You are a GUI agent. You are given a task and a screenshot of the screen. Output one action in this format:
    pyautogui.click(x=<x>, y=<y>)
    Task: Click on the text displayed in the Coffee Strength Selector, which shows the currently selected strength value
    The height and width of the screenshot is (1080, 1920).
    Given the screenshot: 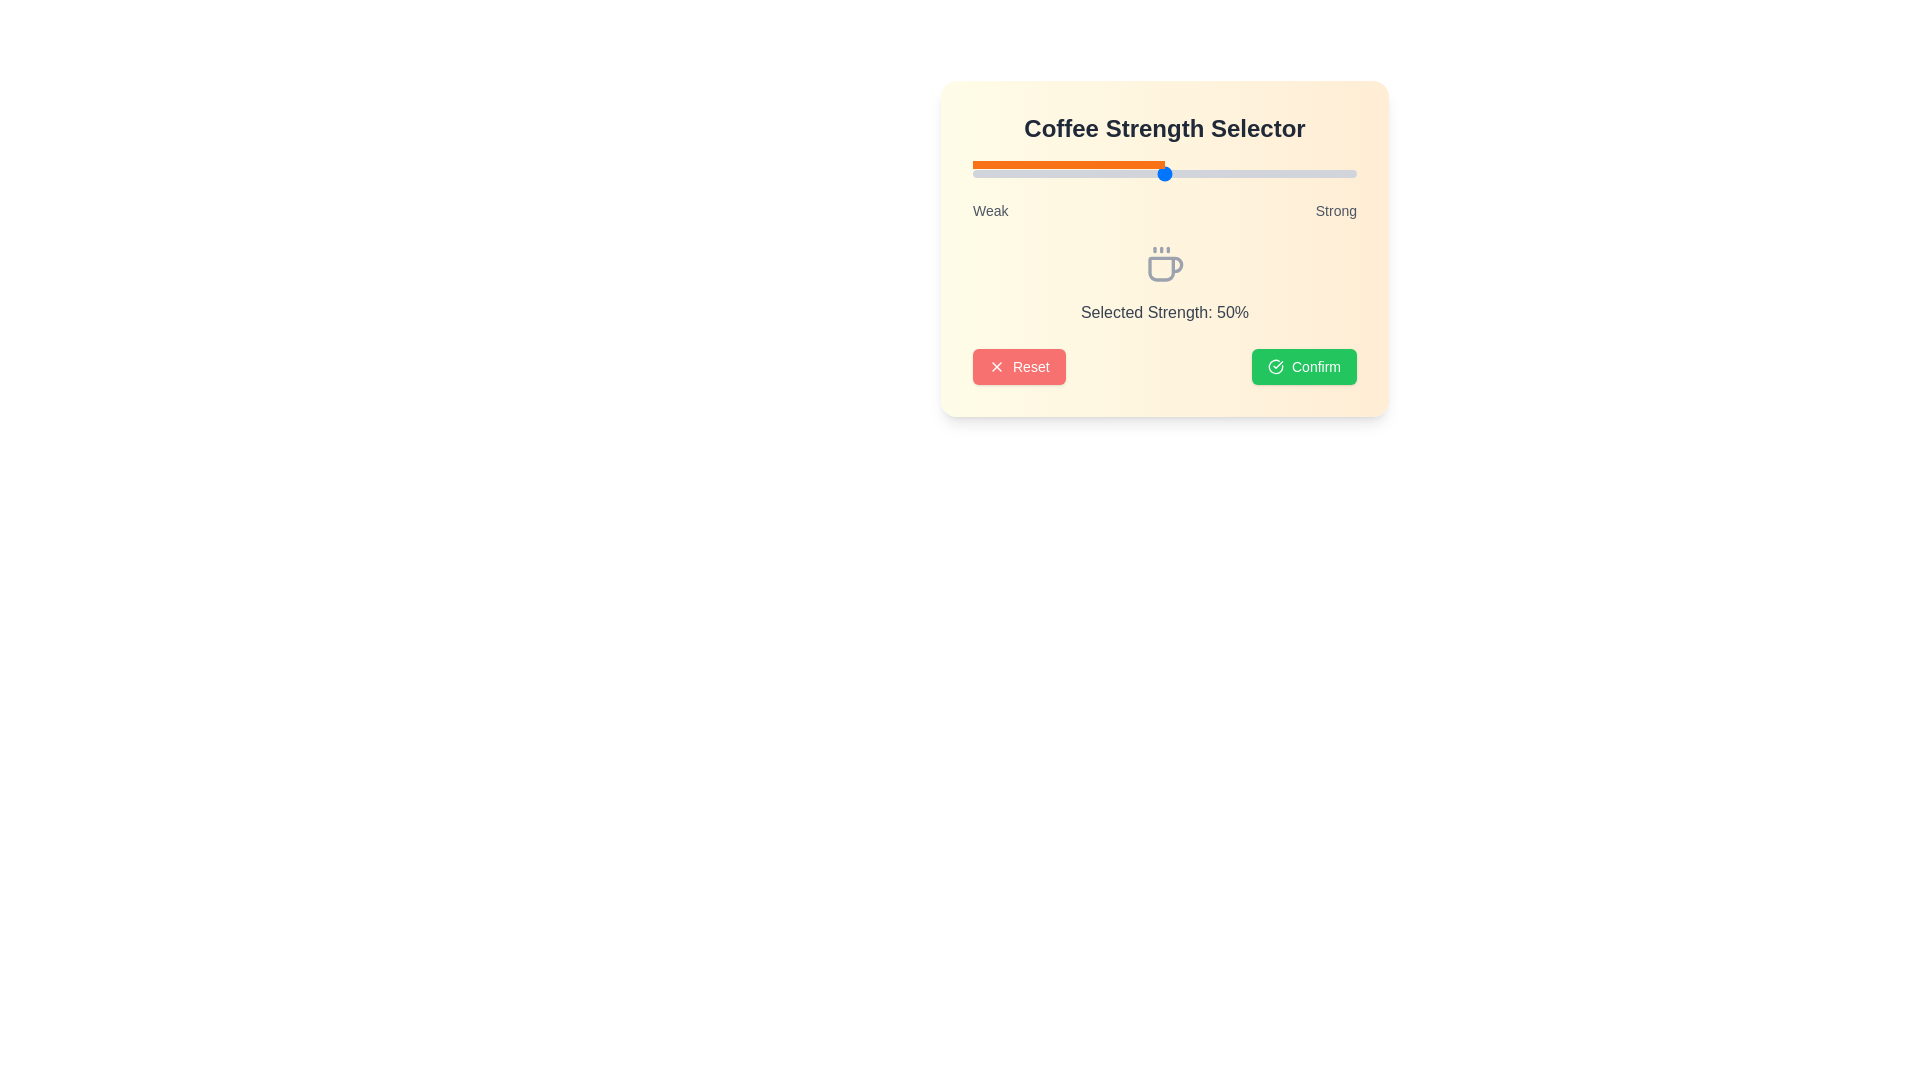 What is the action you would take?
    pyautogui.click(x=1165, y=312)
    